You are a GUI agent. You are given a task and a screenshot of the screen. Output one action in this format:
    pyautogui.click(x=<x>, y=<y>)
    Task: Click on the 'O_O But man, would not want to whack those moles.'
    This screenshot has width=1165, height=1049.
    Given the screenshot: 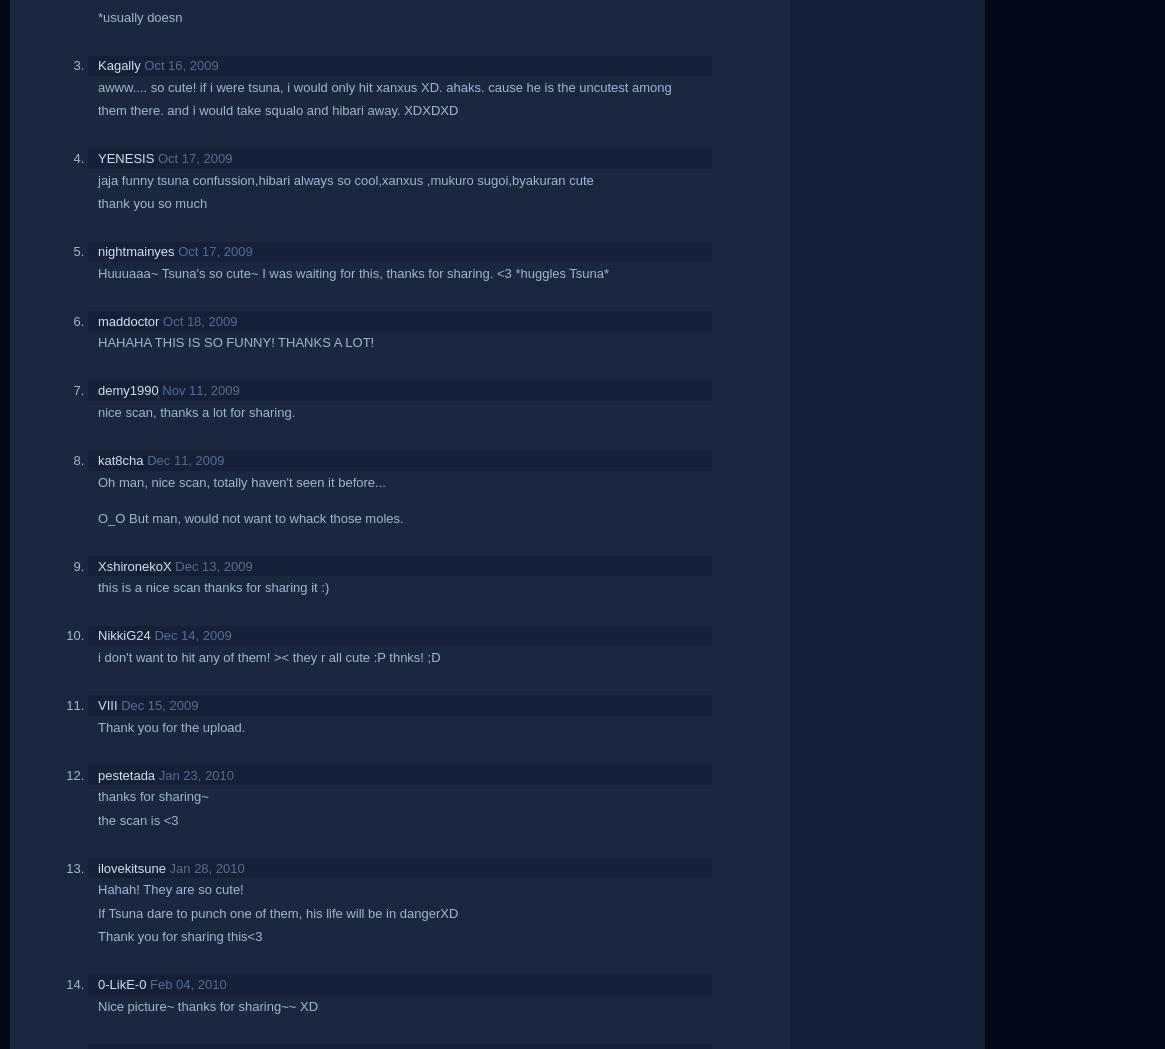 What is the action you would take?
    pyautogui.click(x=250, y=516)
    